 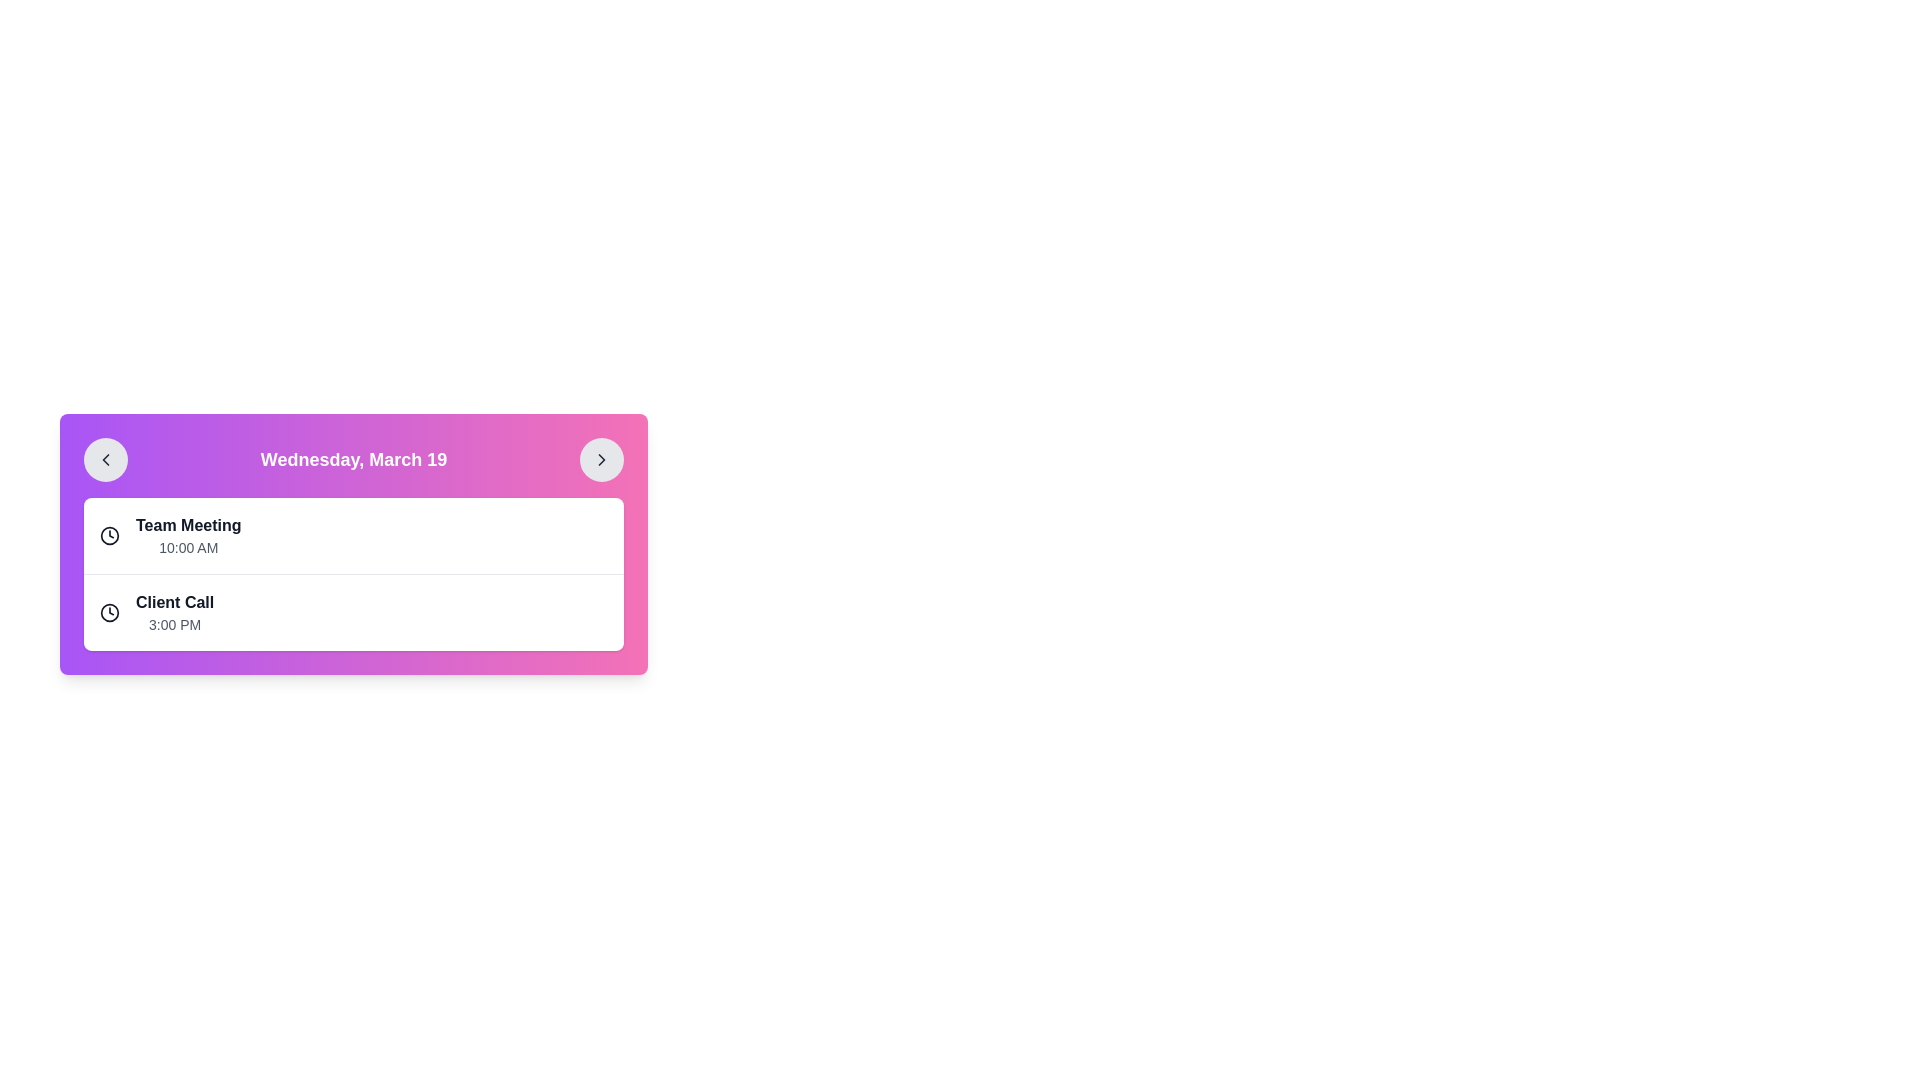 I want to click on the clock icon, which is circular in shape and located to the left of the text 'Client Call' and '3:00 PM' within a card layout, so click(x=109, y=612).